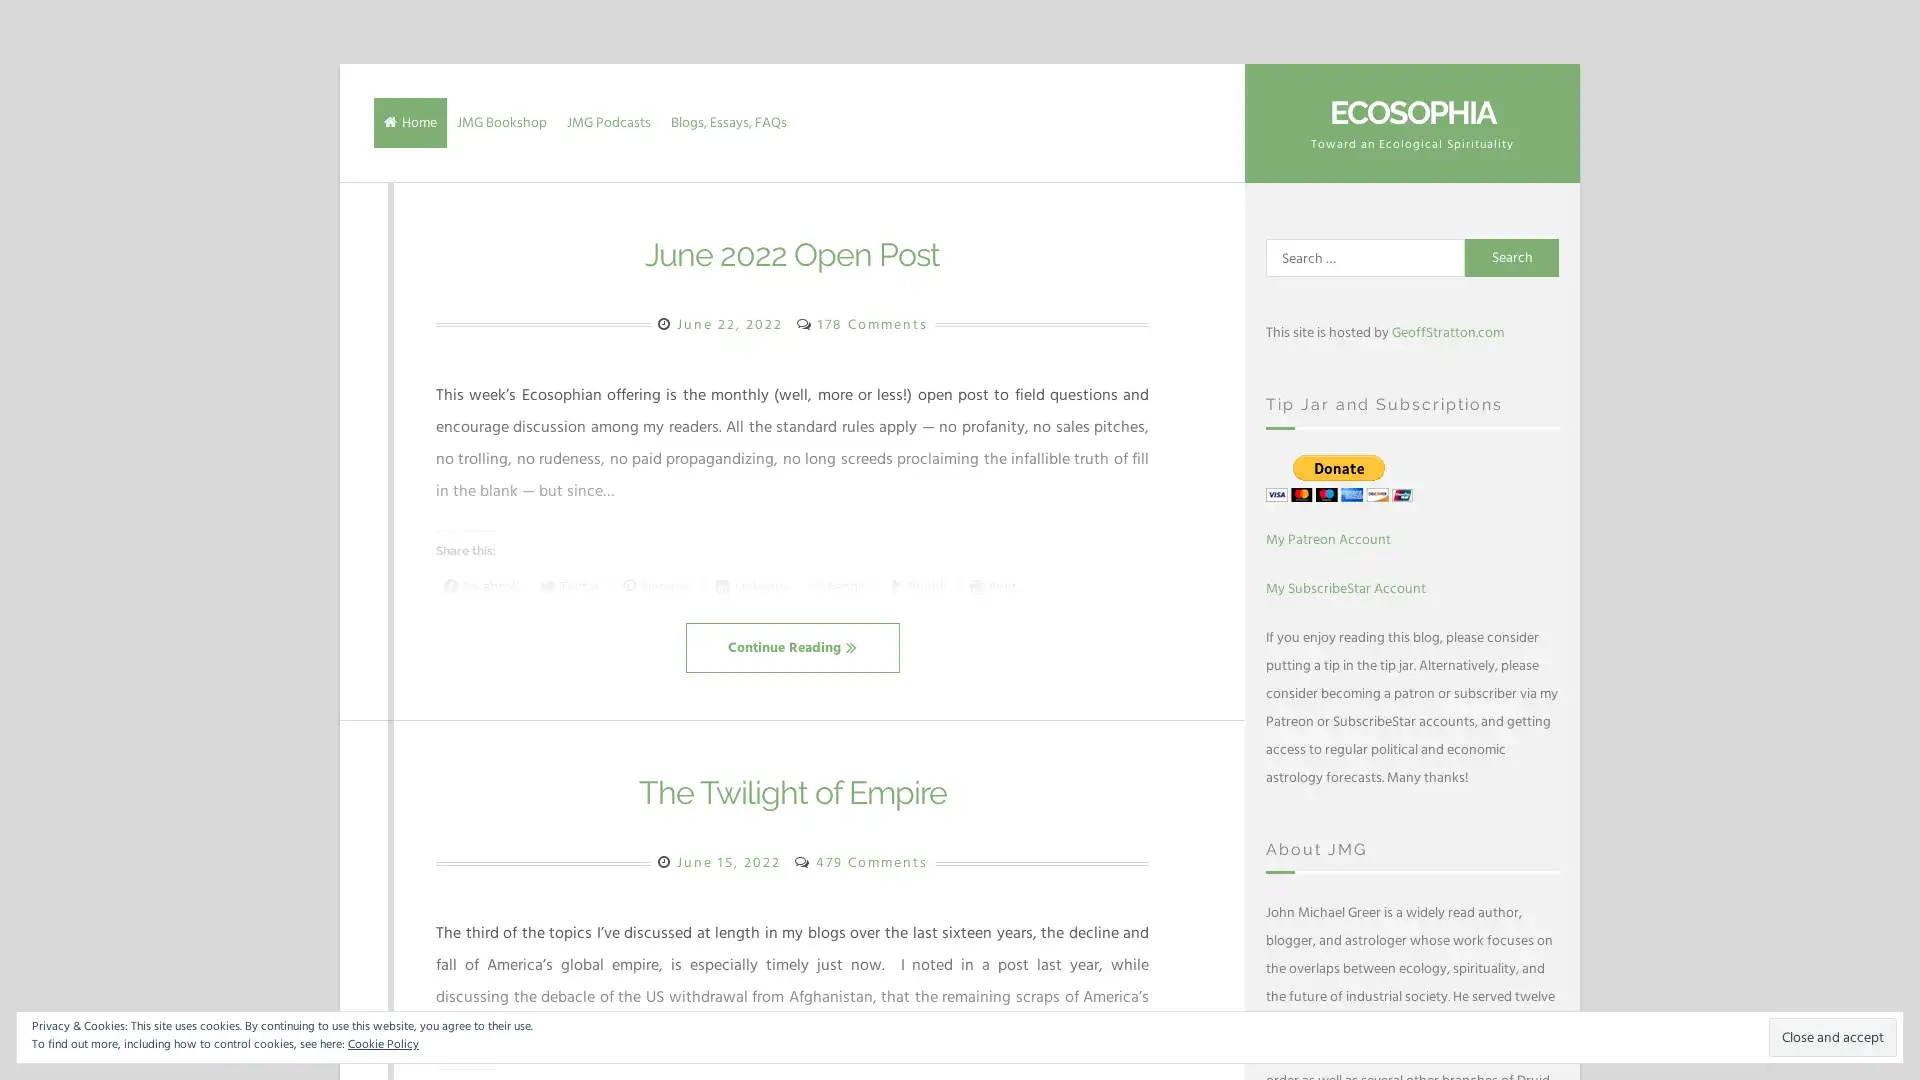  I want to click on PayPal - The safer, easier way to pay online!, so click(1339, 477).